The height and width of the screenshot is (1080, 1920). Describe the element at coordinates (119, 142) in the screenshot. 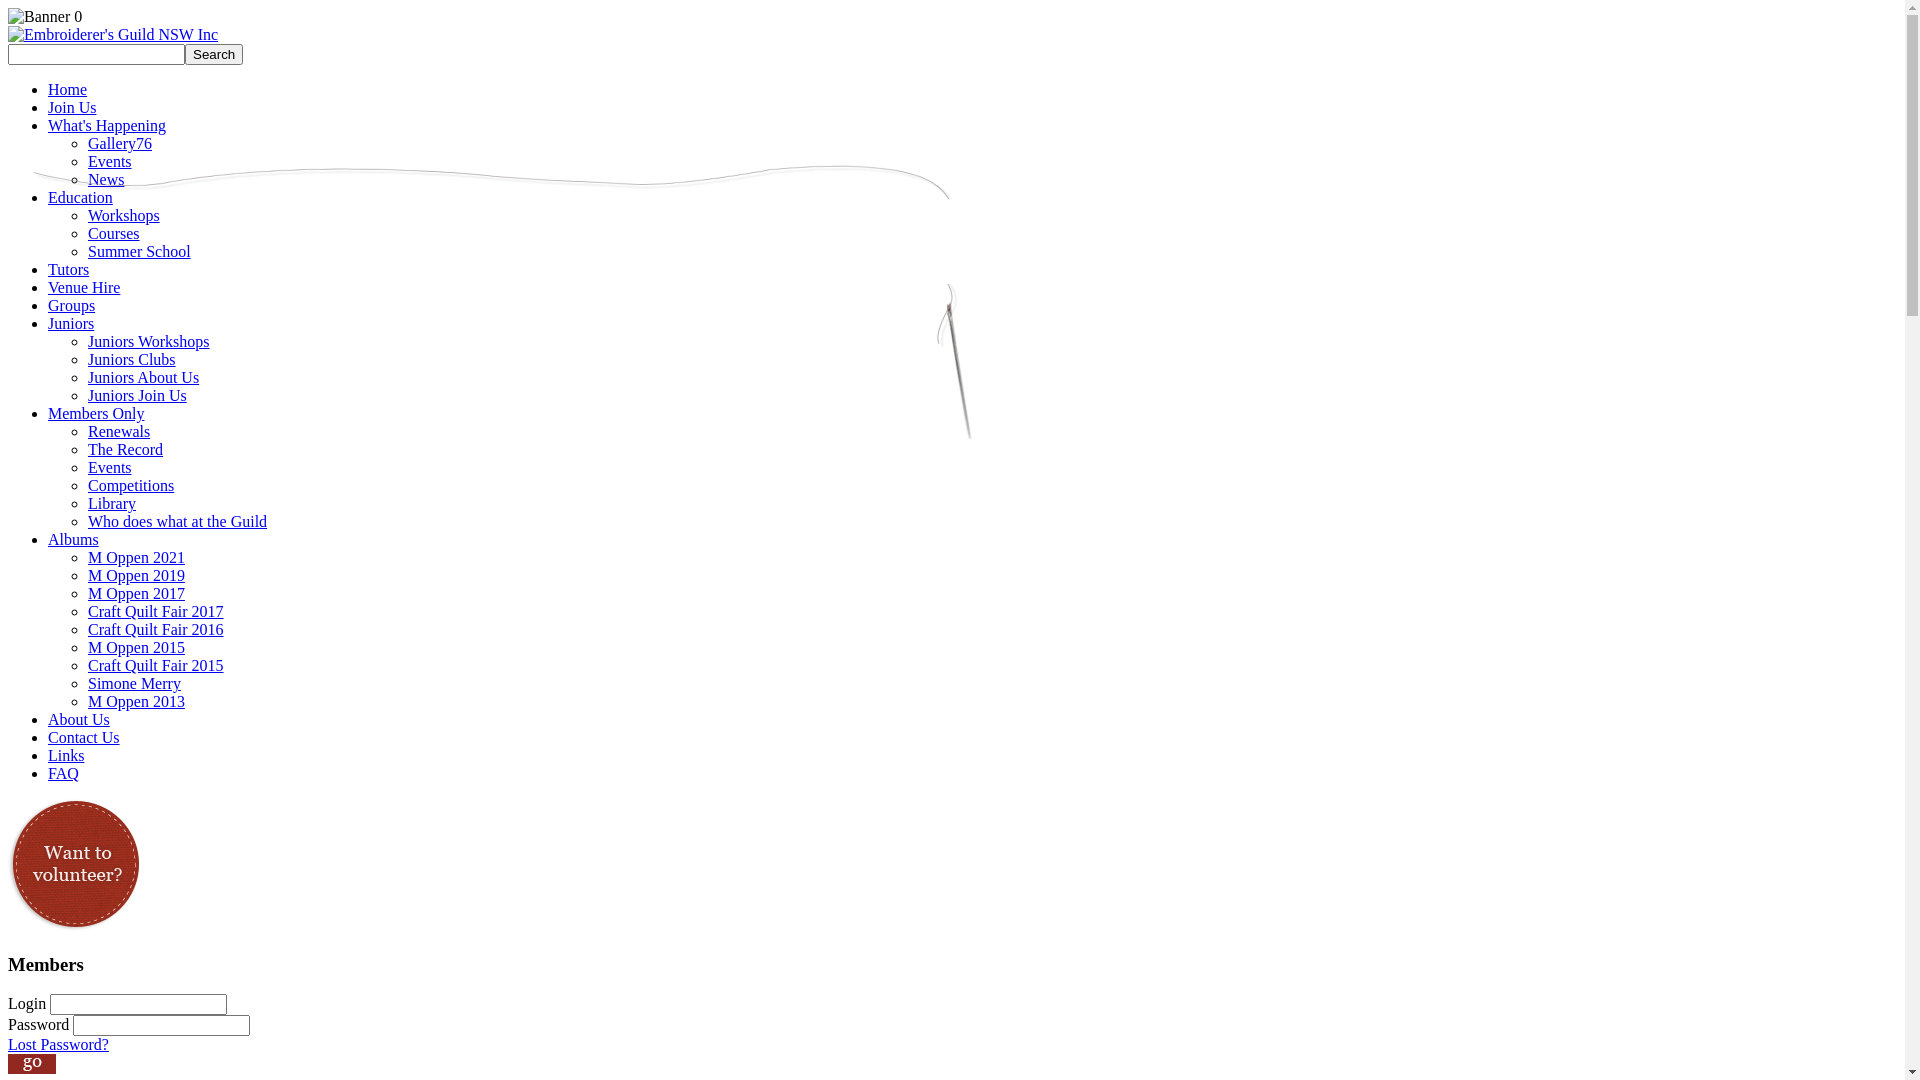

I see `'Gallery76'` at that location.